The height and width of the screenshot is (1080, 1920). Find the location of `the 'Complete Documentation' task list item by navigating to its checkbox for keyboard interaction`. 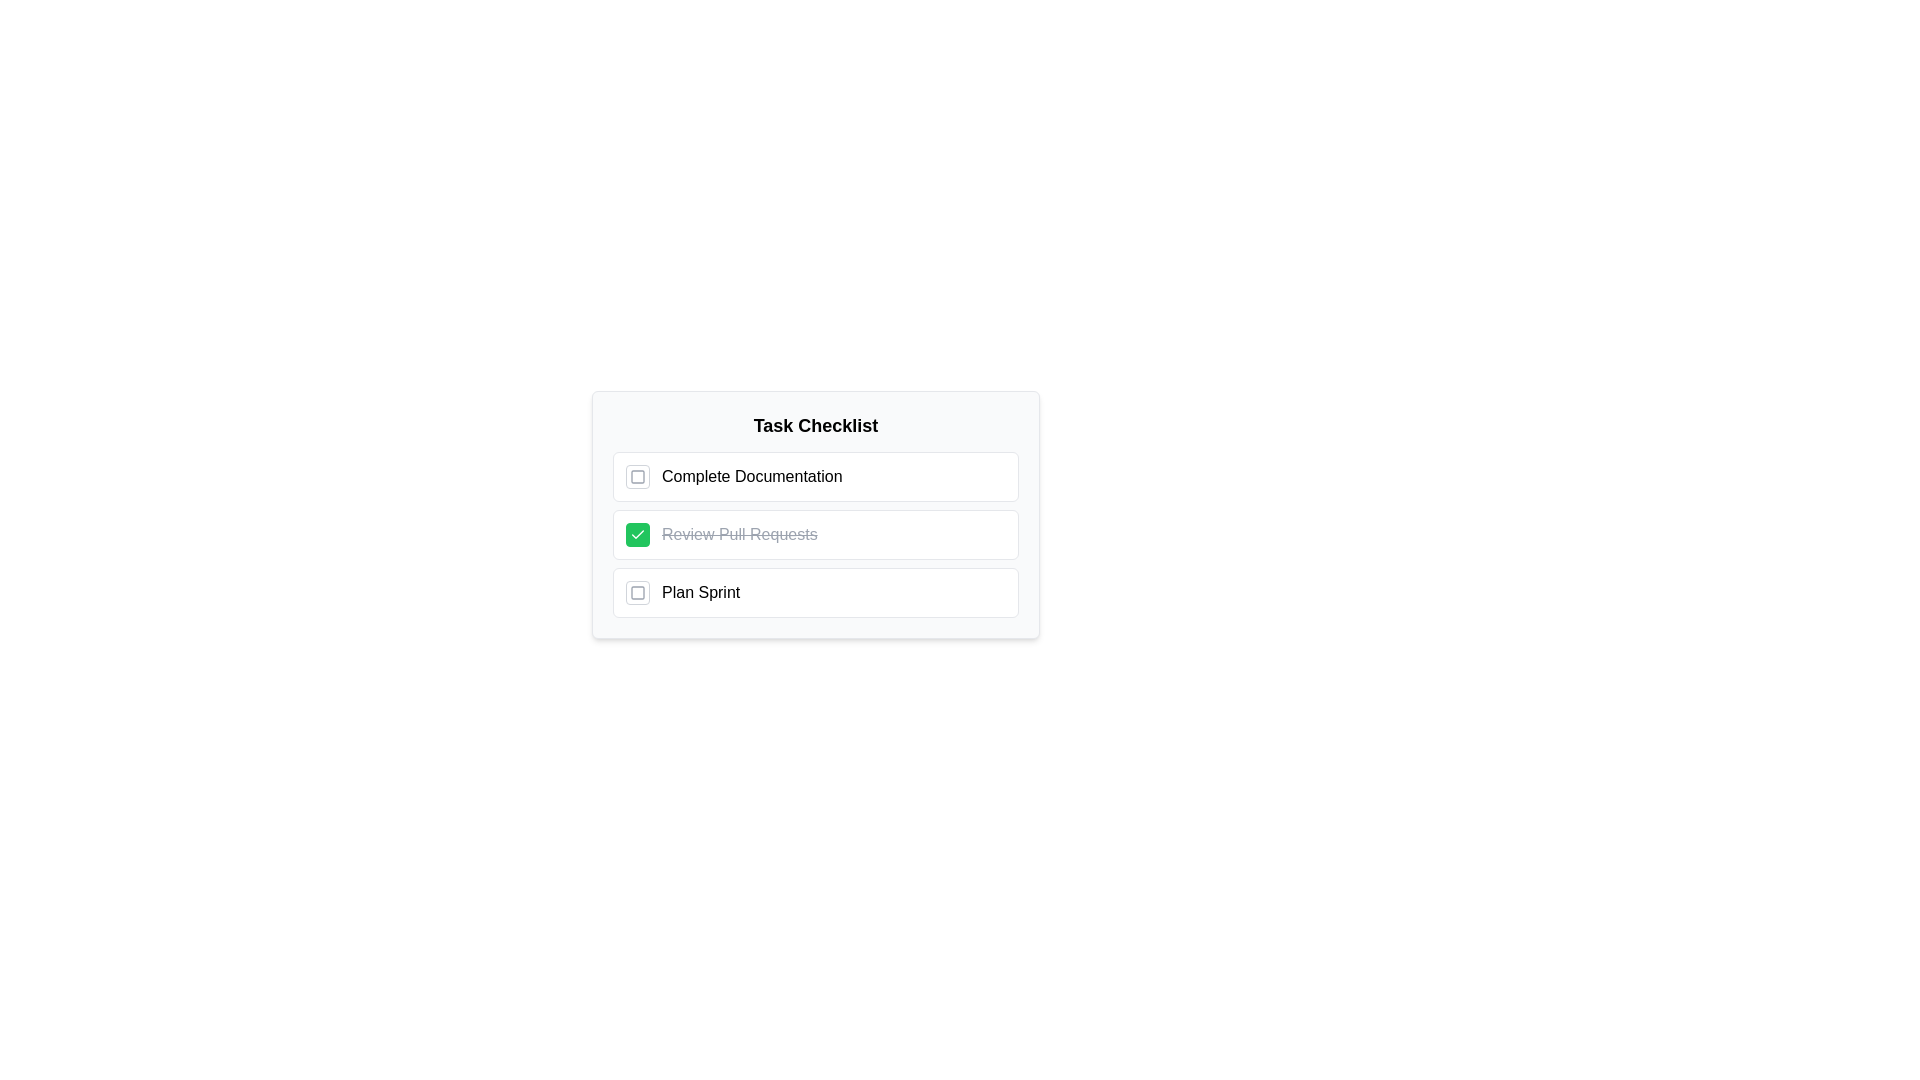

the 'Complete Documentation' task list item by navigating to its checkbox for keyboard interaction is located at coordinates (816, 477).